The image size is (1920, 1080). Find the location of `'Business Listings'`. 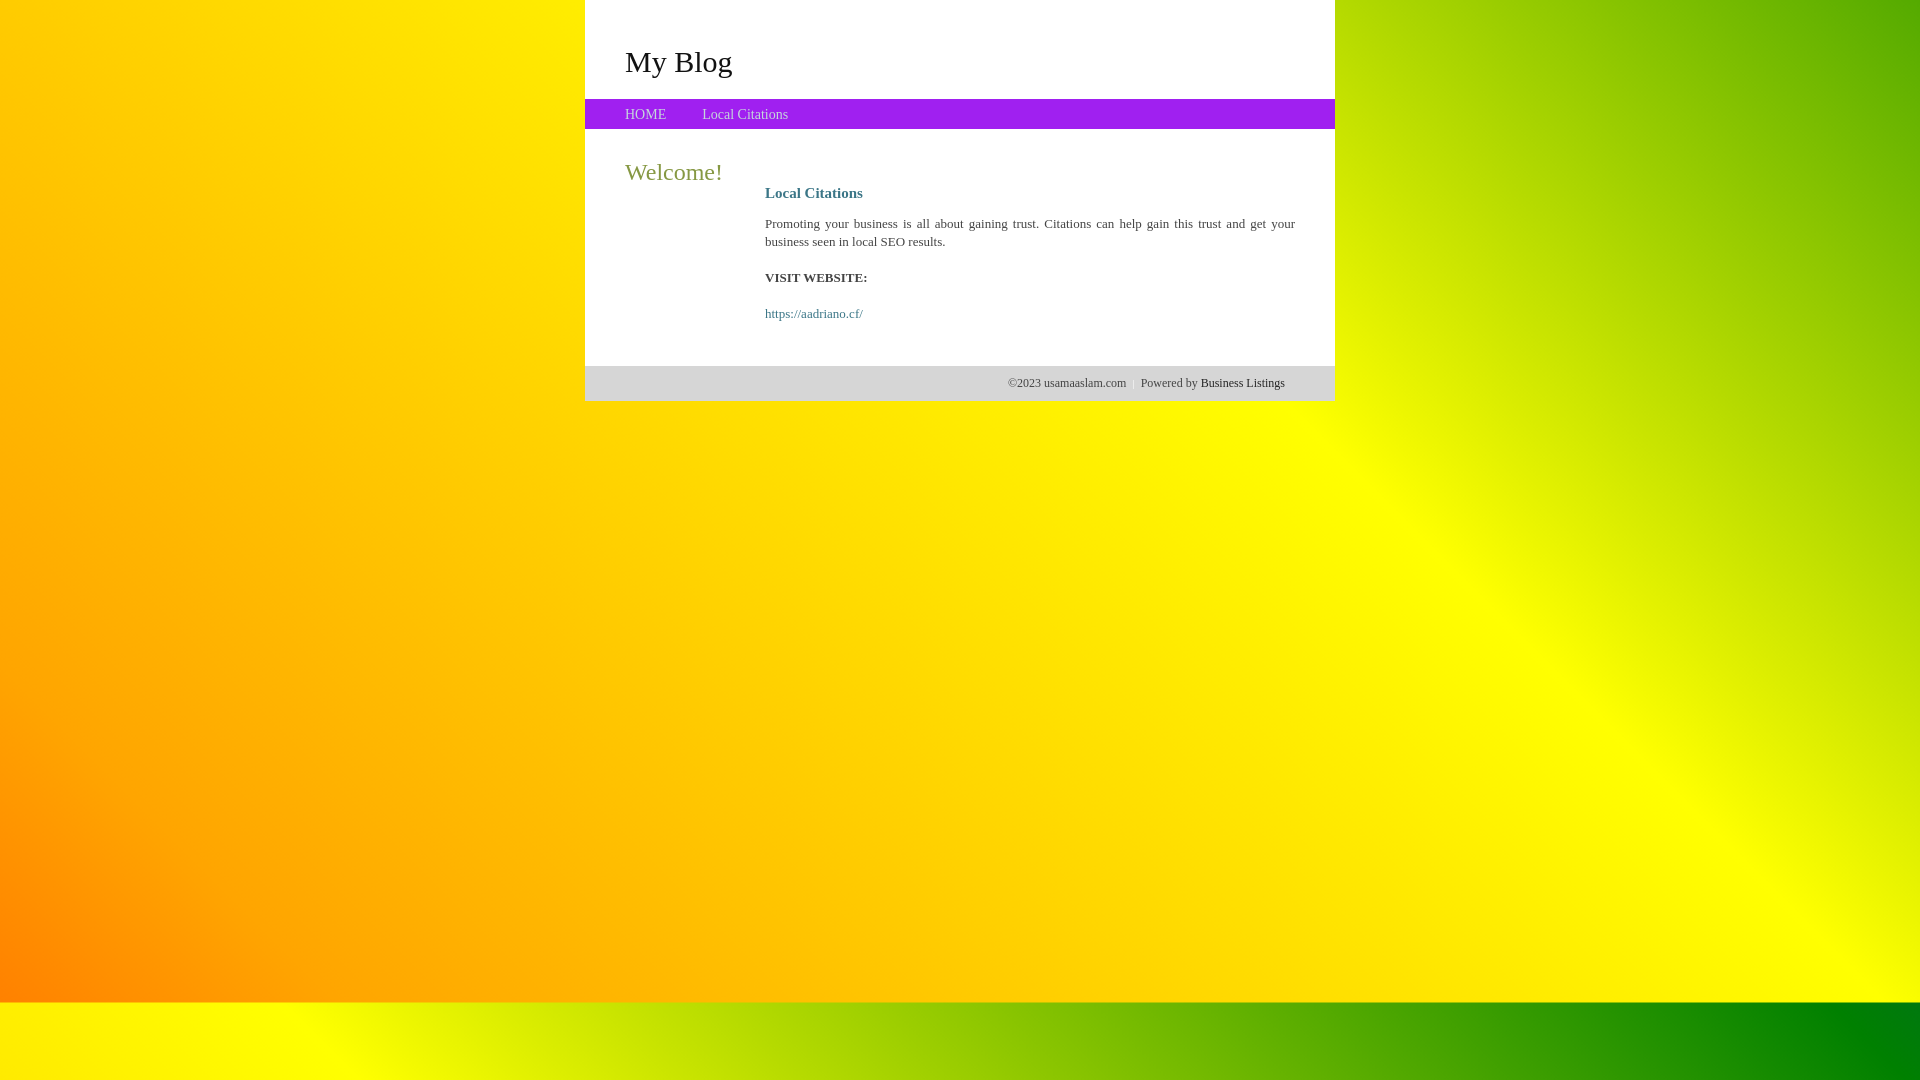

'Business Listings' is located at coordinates (1242, 382).